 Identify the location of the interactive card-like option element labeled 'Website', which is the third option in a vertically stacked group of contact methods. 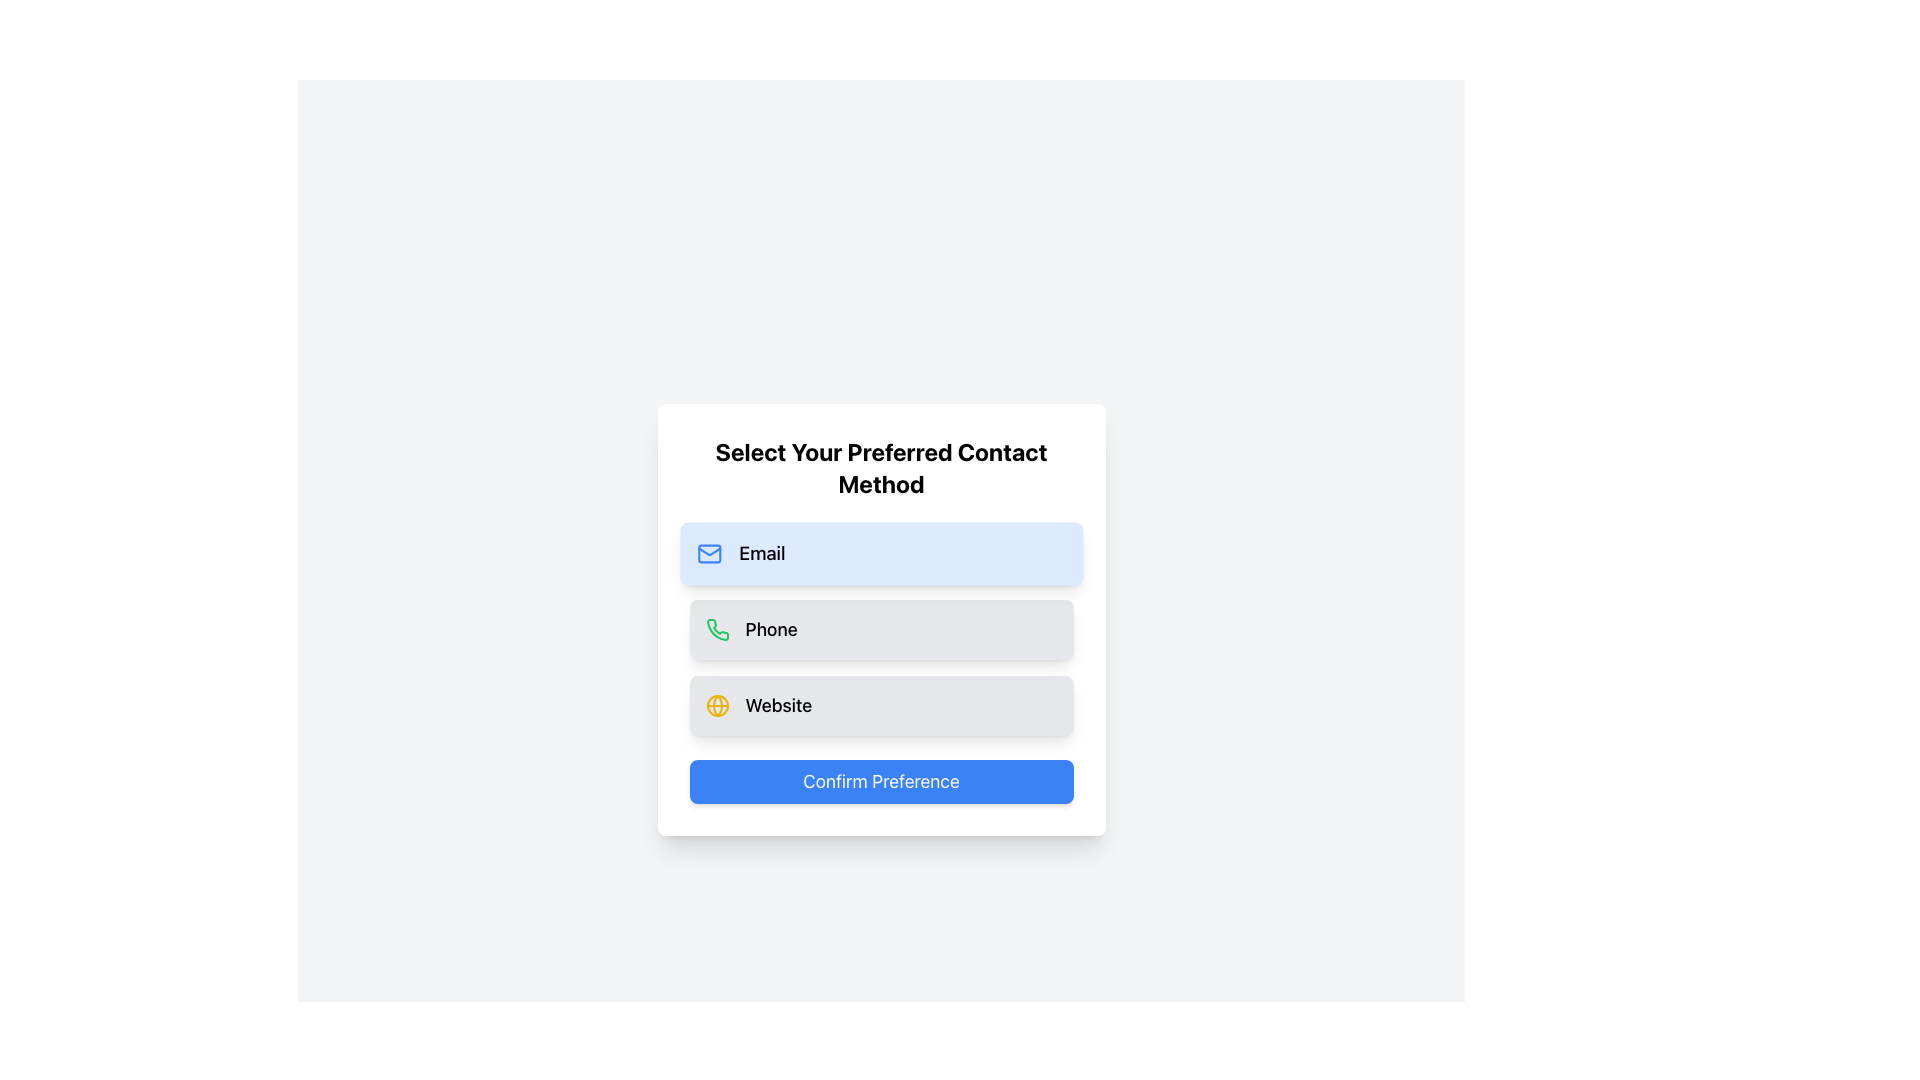
(880, 704).